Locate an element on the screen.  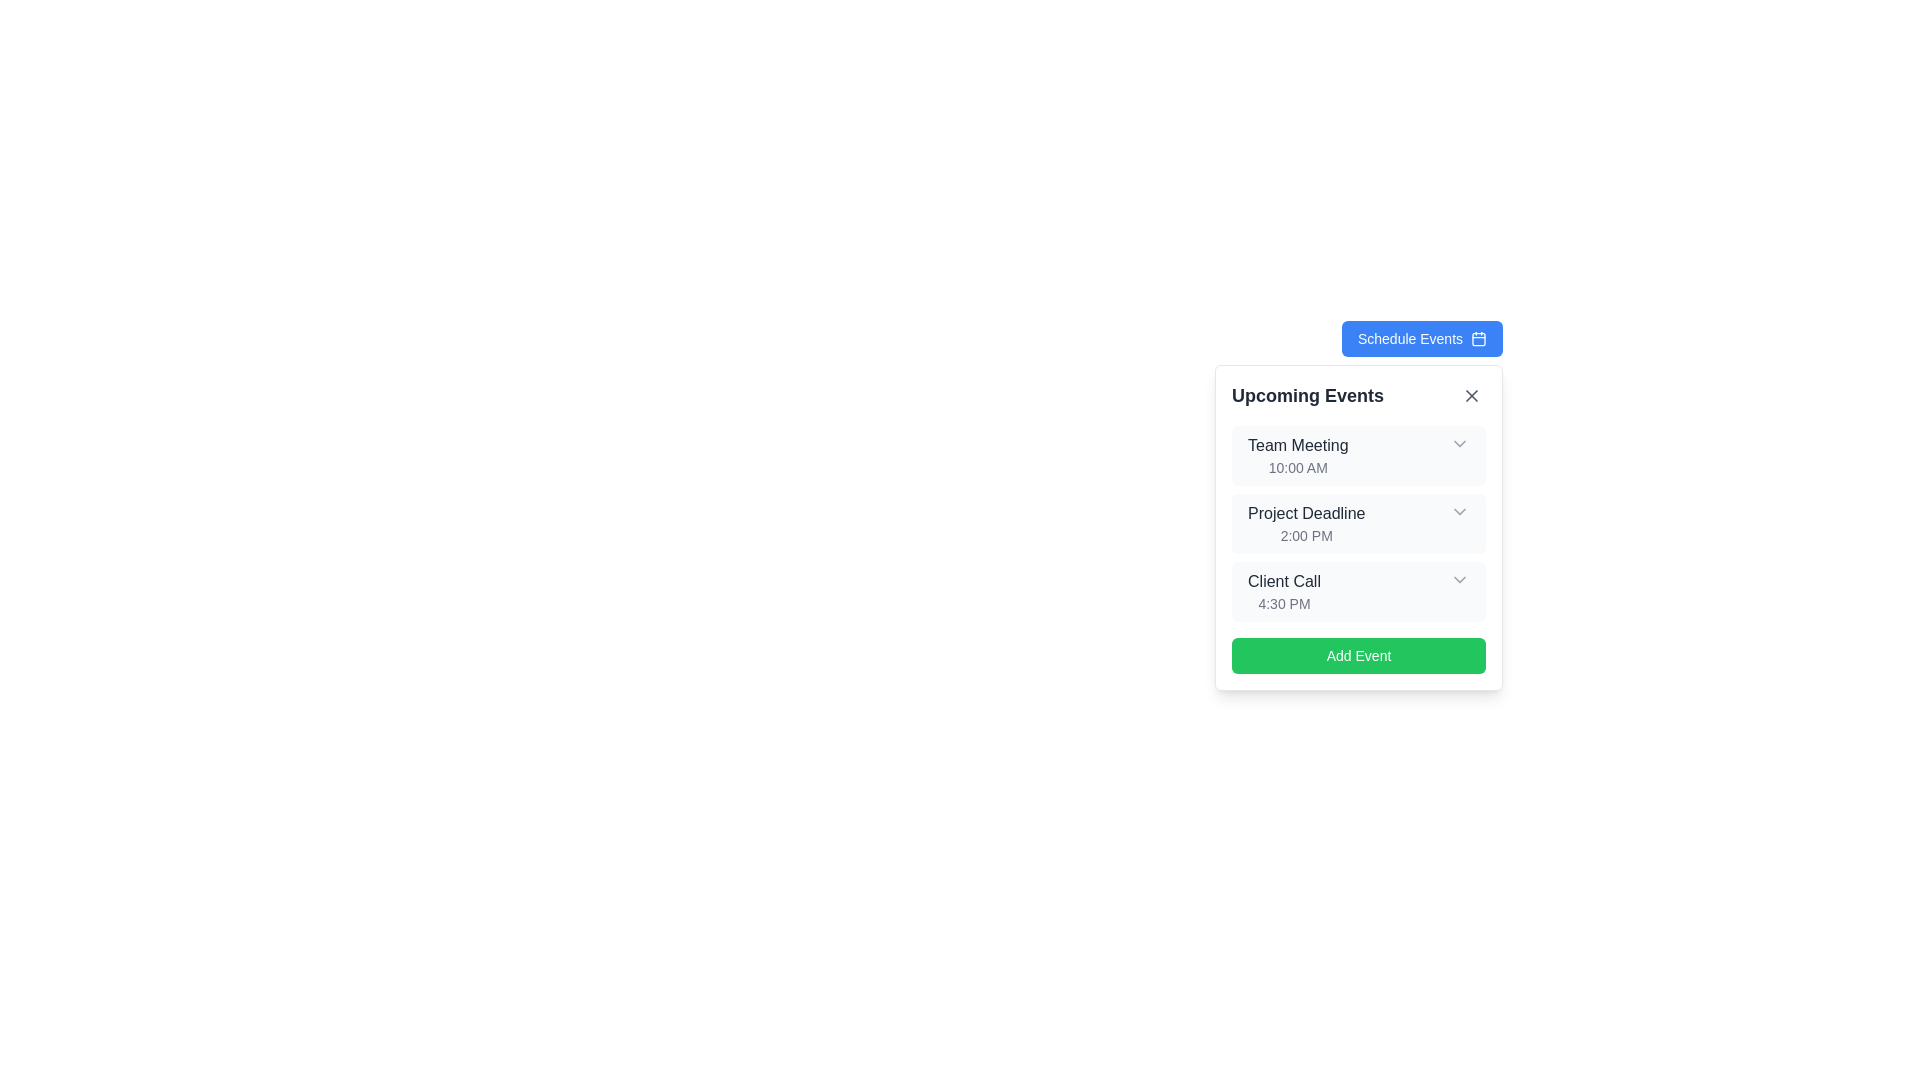
text label indicating the title of the scheduled event, which states '4:30 PM' located under the 'Upcoming Events' section, specifically below the 'Project Deadline' event and above the 'Add Event' button is located at coordinates (1284, 582).